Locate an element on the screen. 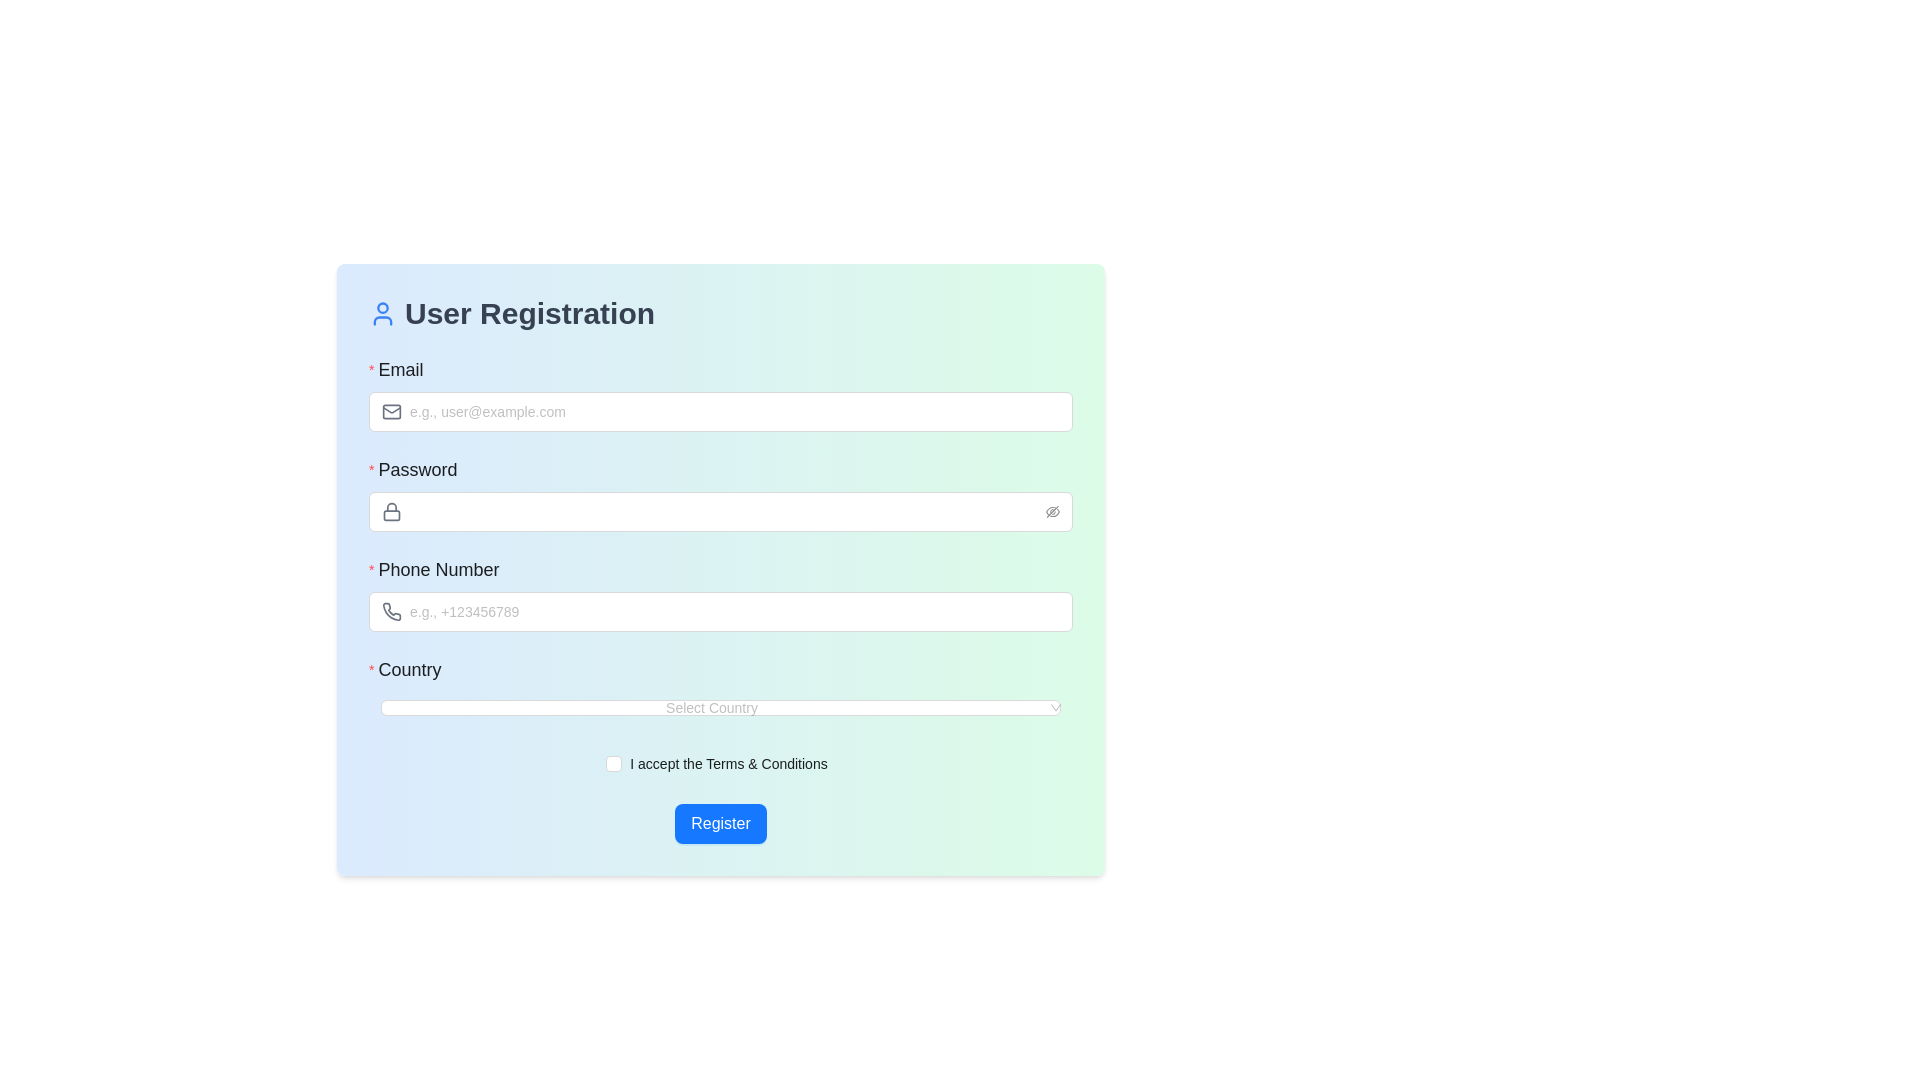 Image resolution: width=1920 pixels, height=1080 pixels. the 'Email' label in the registration form which is styled with bold and medium-sized font, located above the email input field is located at coordinates (402, 370).